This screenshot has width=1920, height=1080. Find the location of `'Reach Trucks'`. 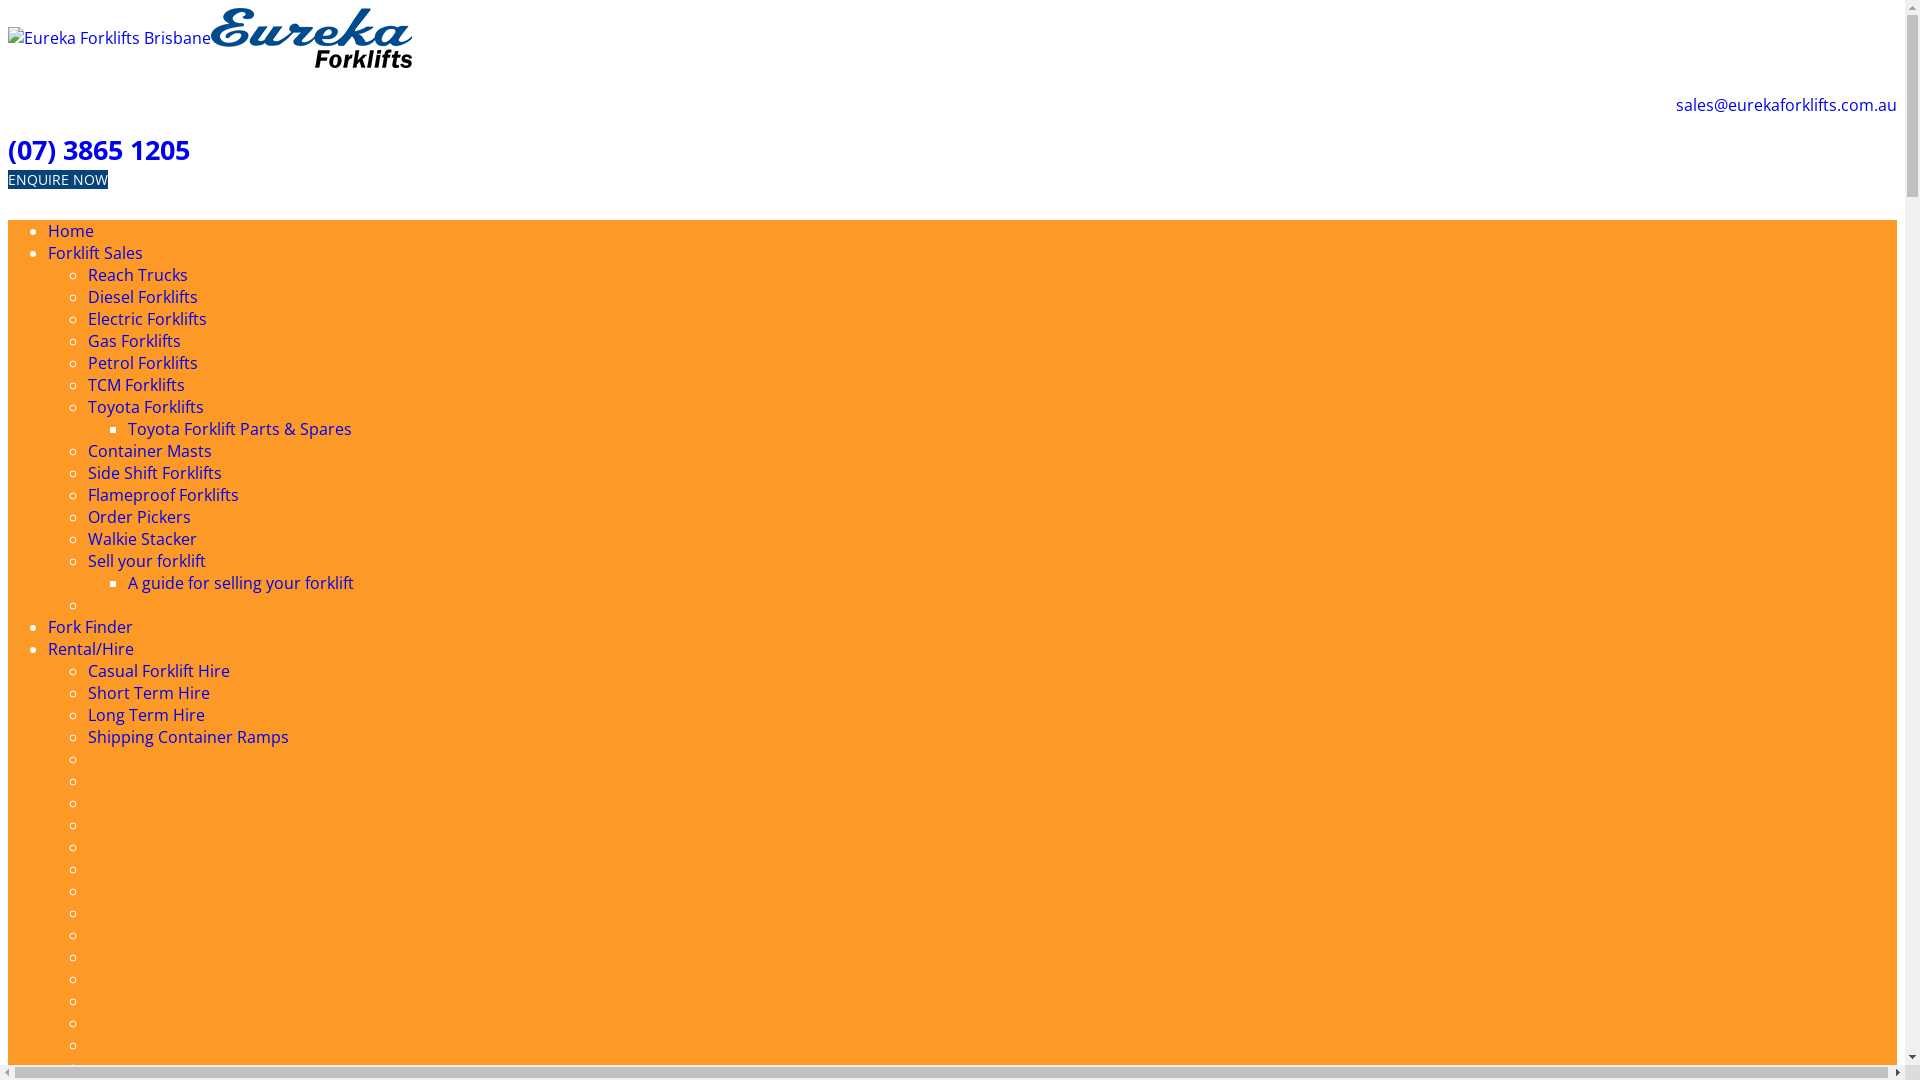

'Reach Trucks' is located at coordinates (137, 274).